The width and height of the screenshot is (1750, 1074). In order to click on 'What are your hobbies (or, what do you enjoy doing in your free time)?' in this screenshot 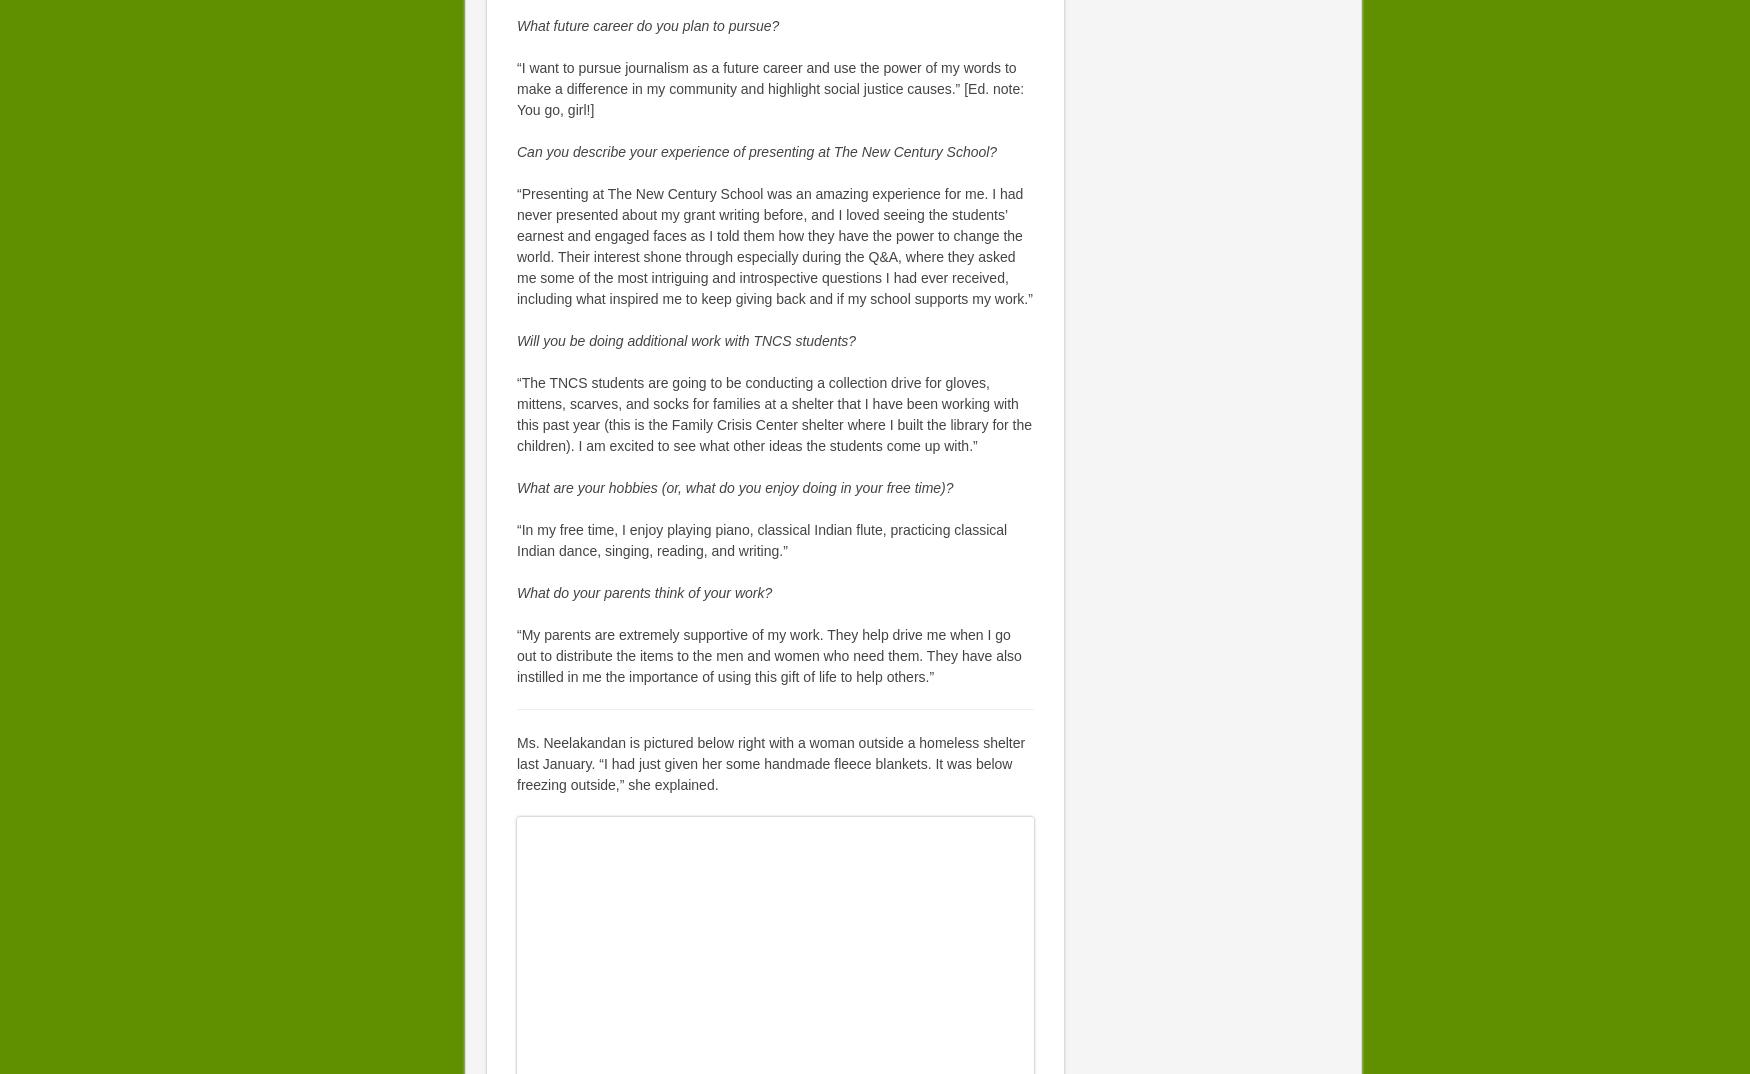, I will do `click(735, 488)`.